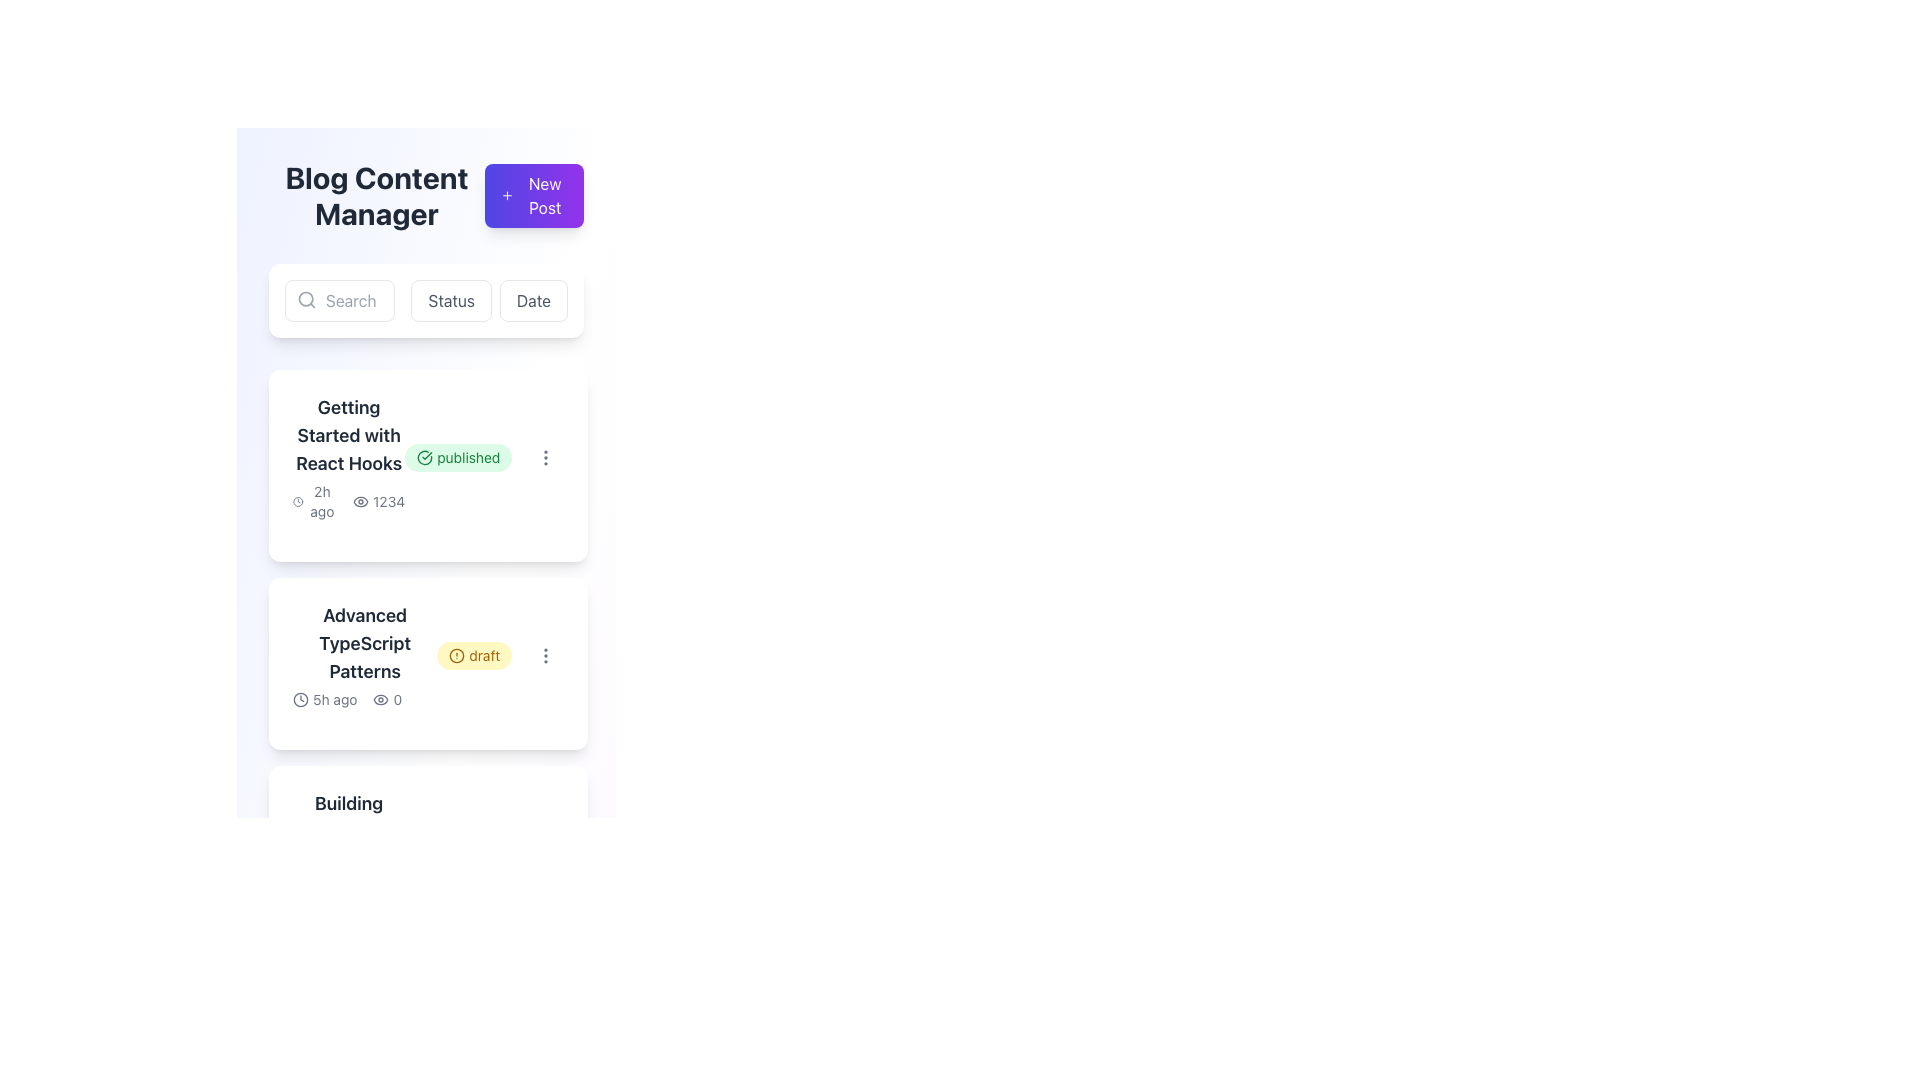  Describe the element at coordinates (507, 196) in the screenshot. I see `the icon located within the purple 'New Post' button, which is situated in the upper-right area of the interface near the 'Blog Content Manager' title` at that location.